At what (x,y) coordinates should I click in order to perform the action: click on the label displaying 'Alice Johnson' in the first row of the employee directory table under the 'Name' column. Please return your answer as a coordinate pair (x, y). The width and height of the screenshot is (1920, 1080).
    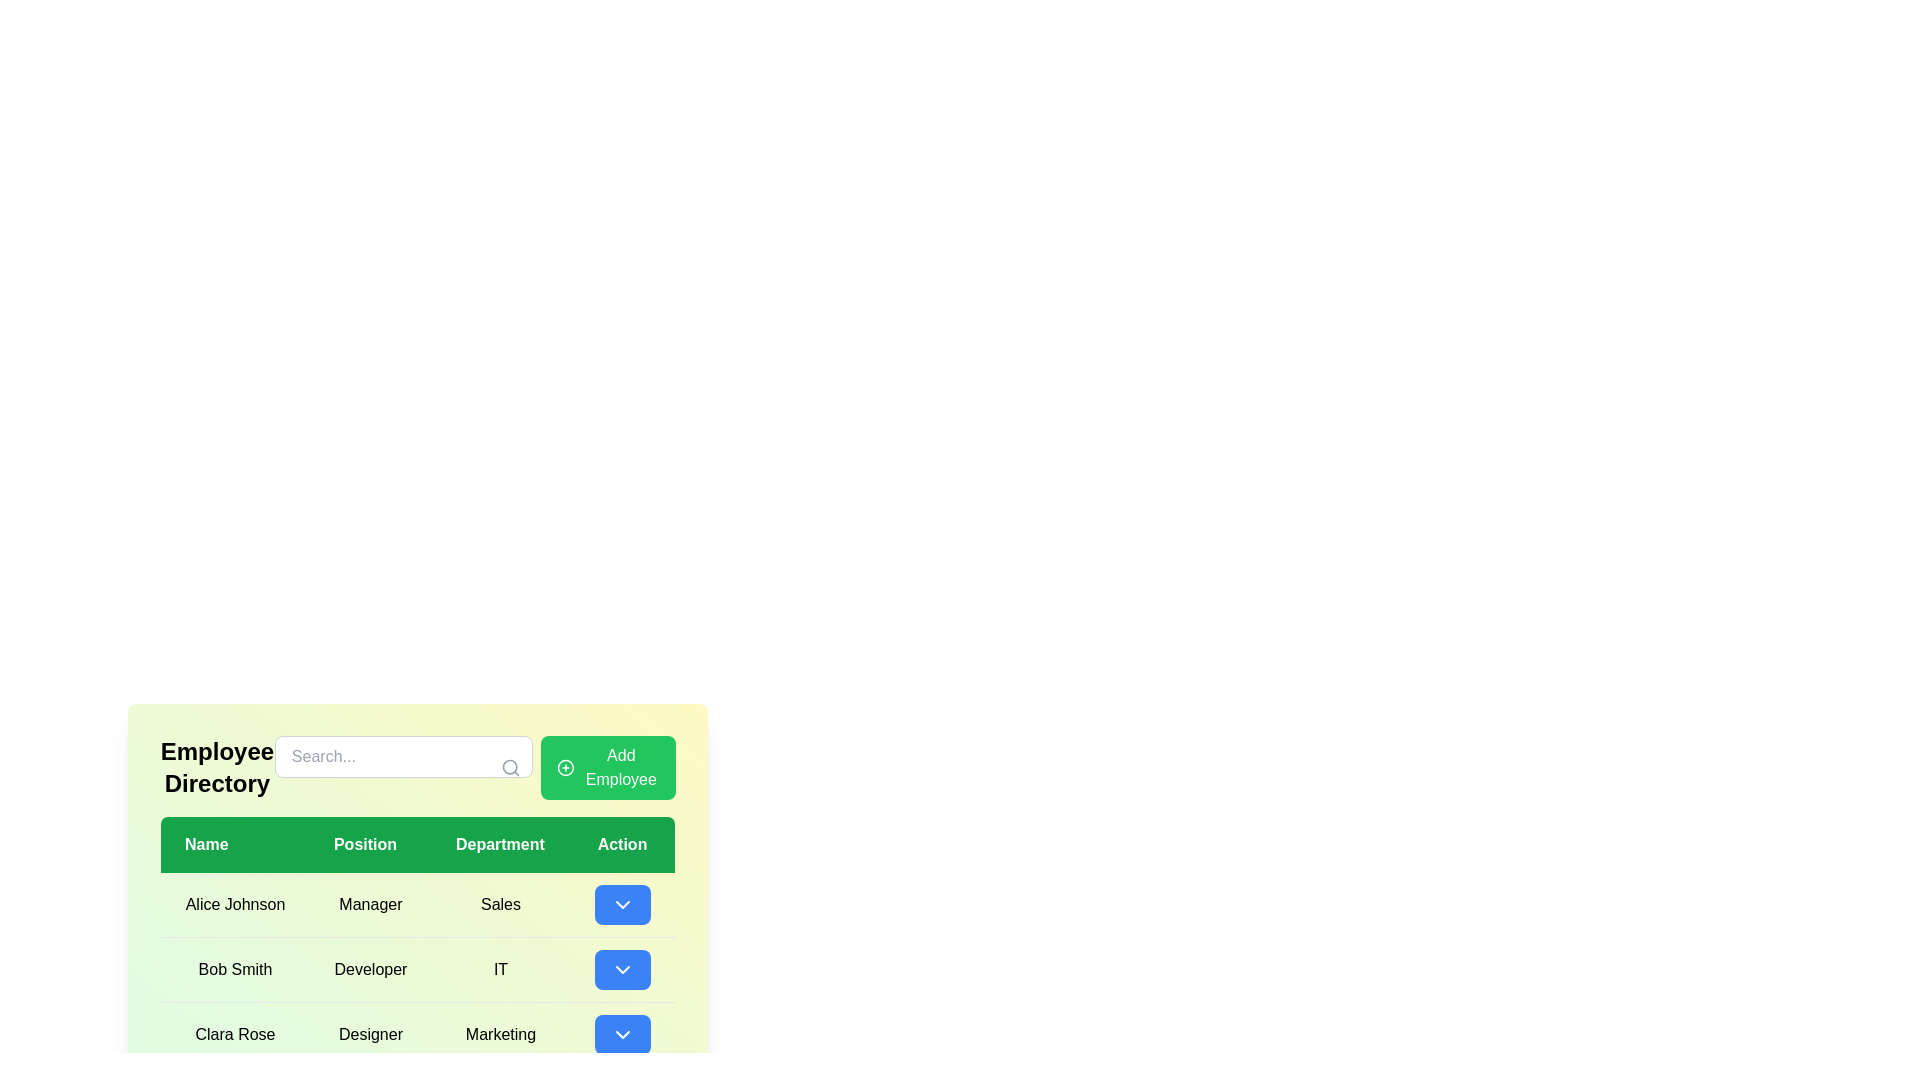
    Looking at the image, I should click on (235, 905).